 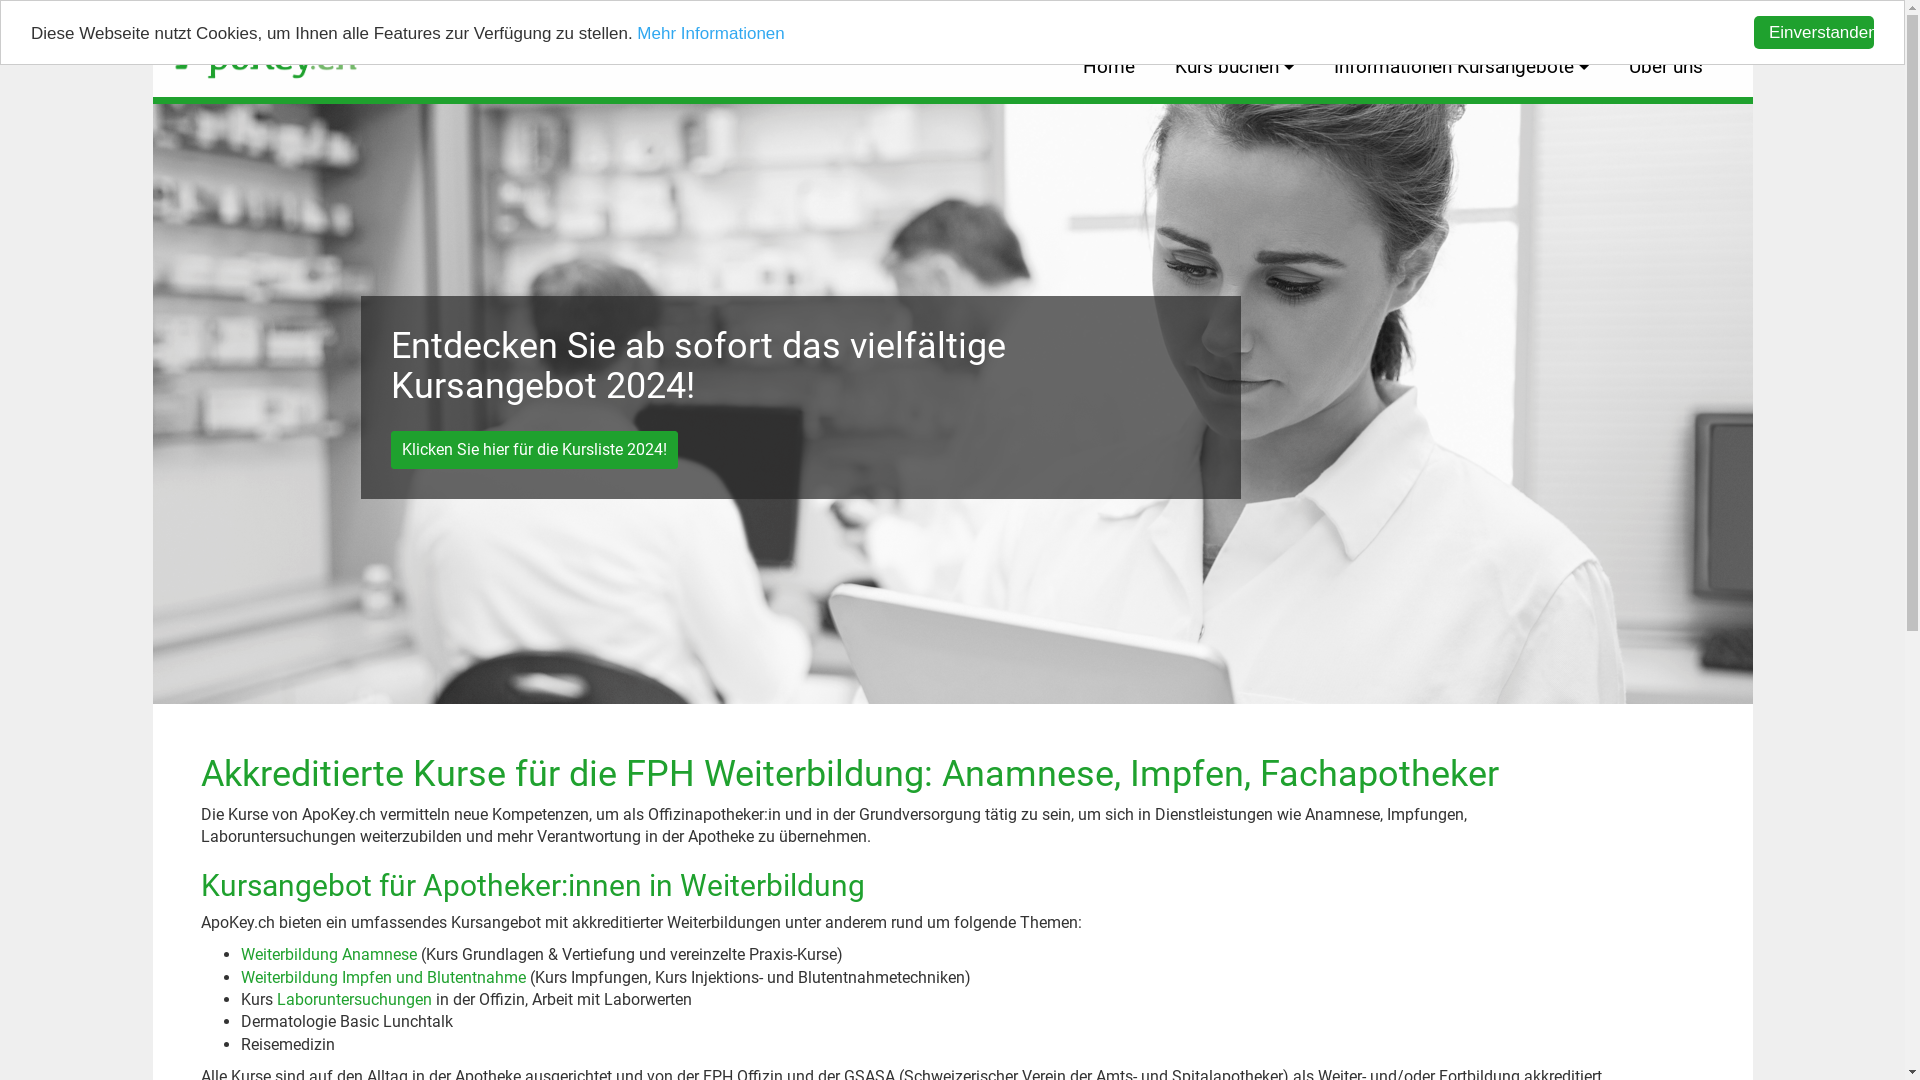 I want to click on 'Home', so click(x=1107, y=66).